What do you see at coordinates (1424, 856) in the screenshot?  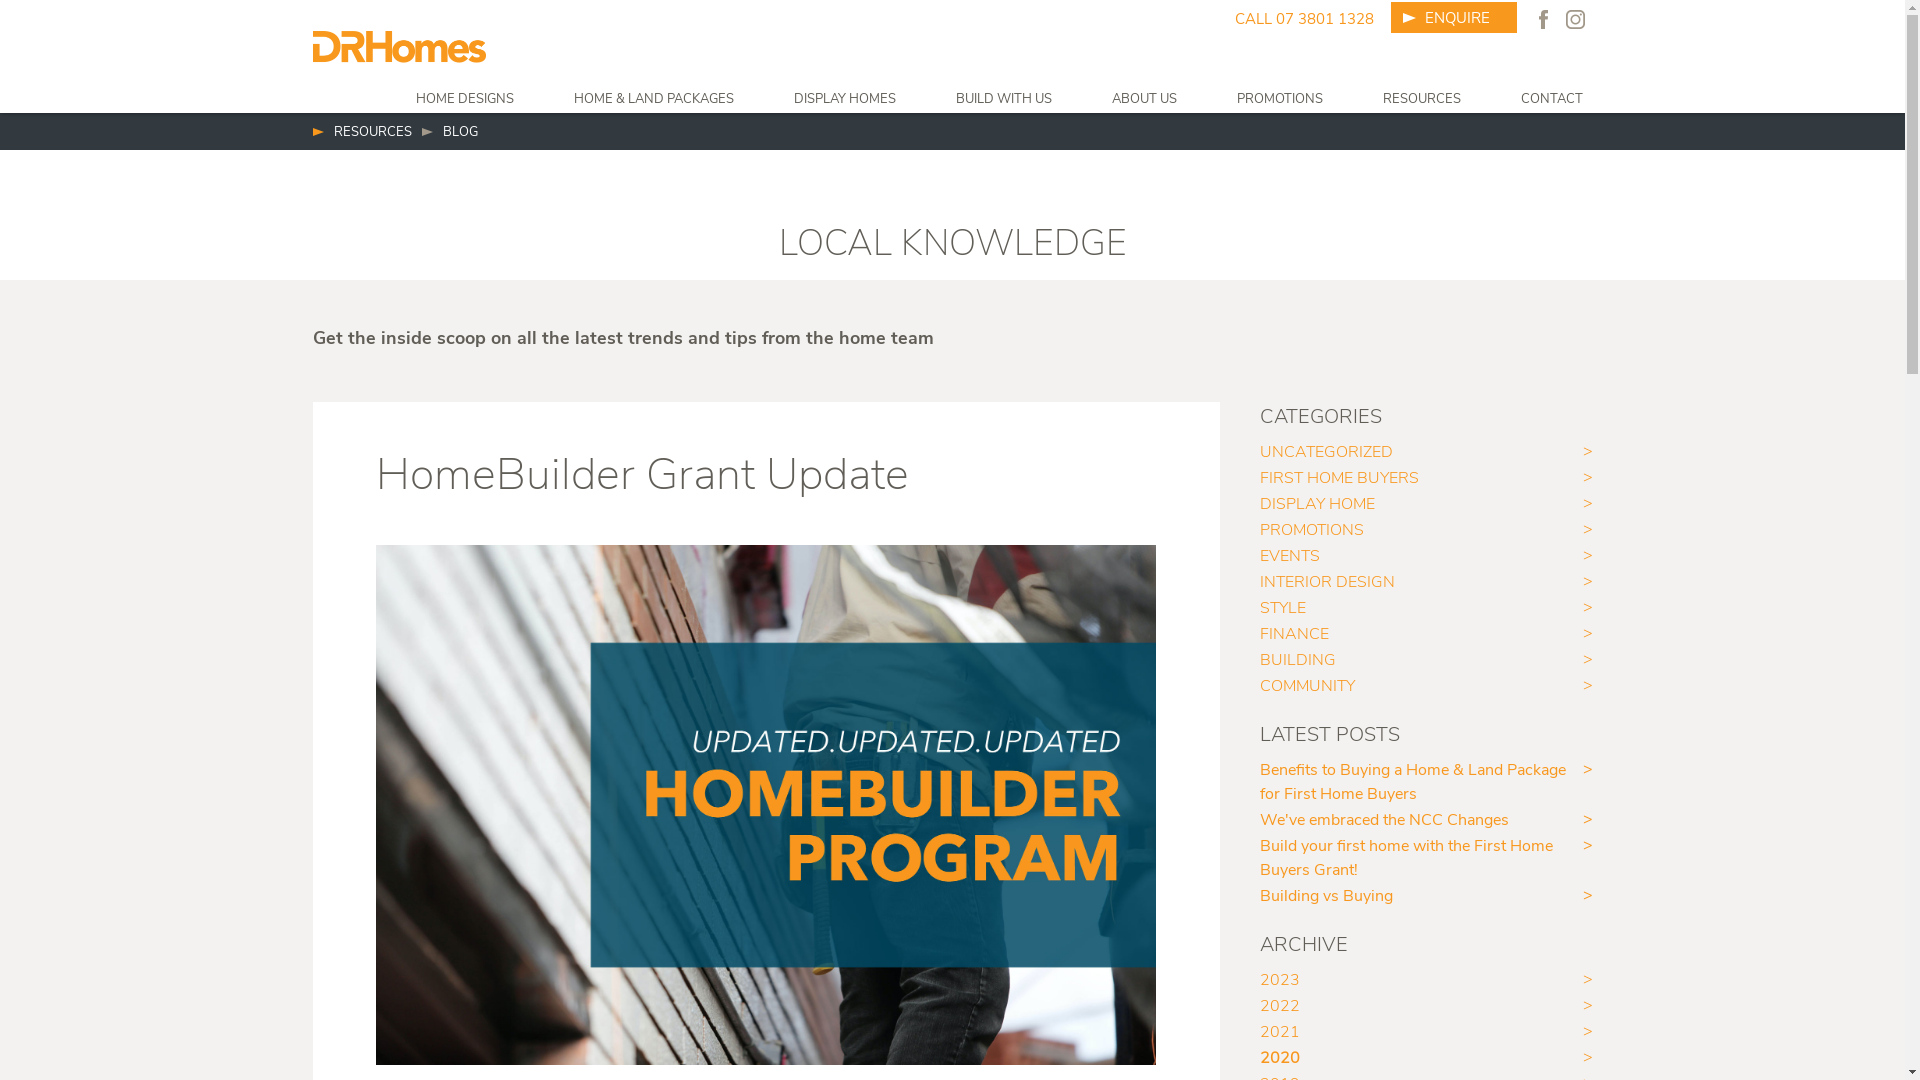 I see `'Build your first home with the First Home Buyers Grant!'` at bounding box center [1424, 856].